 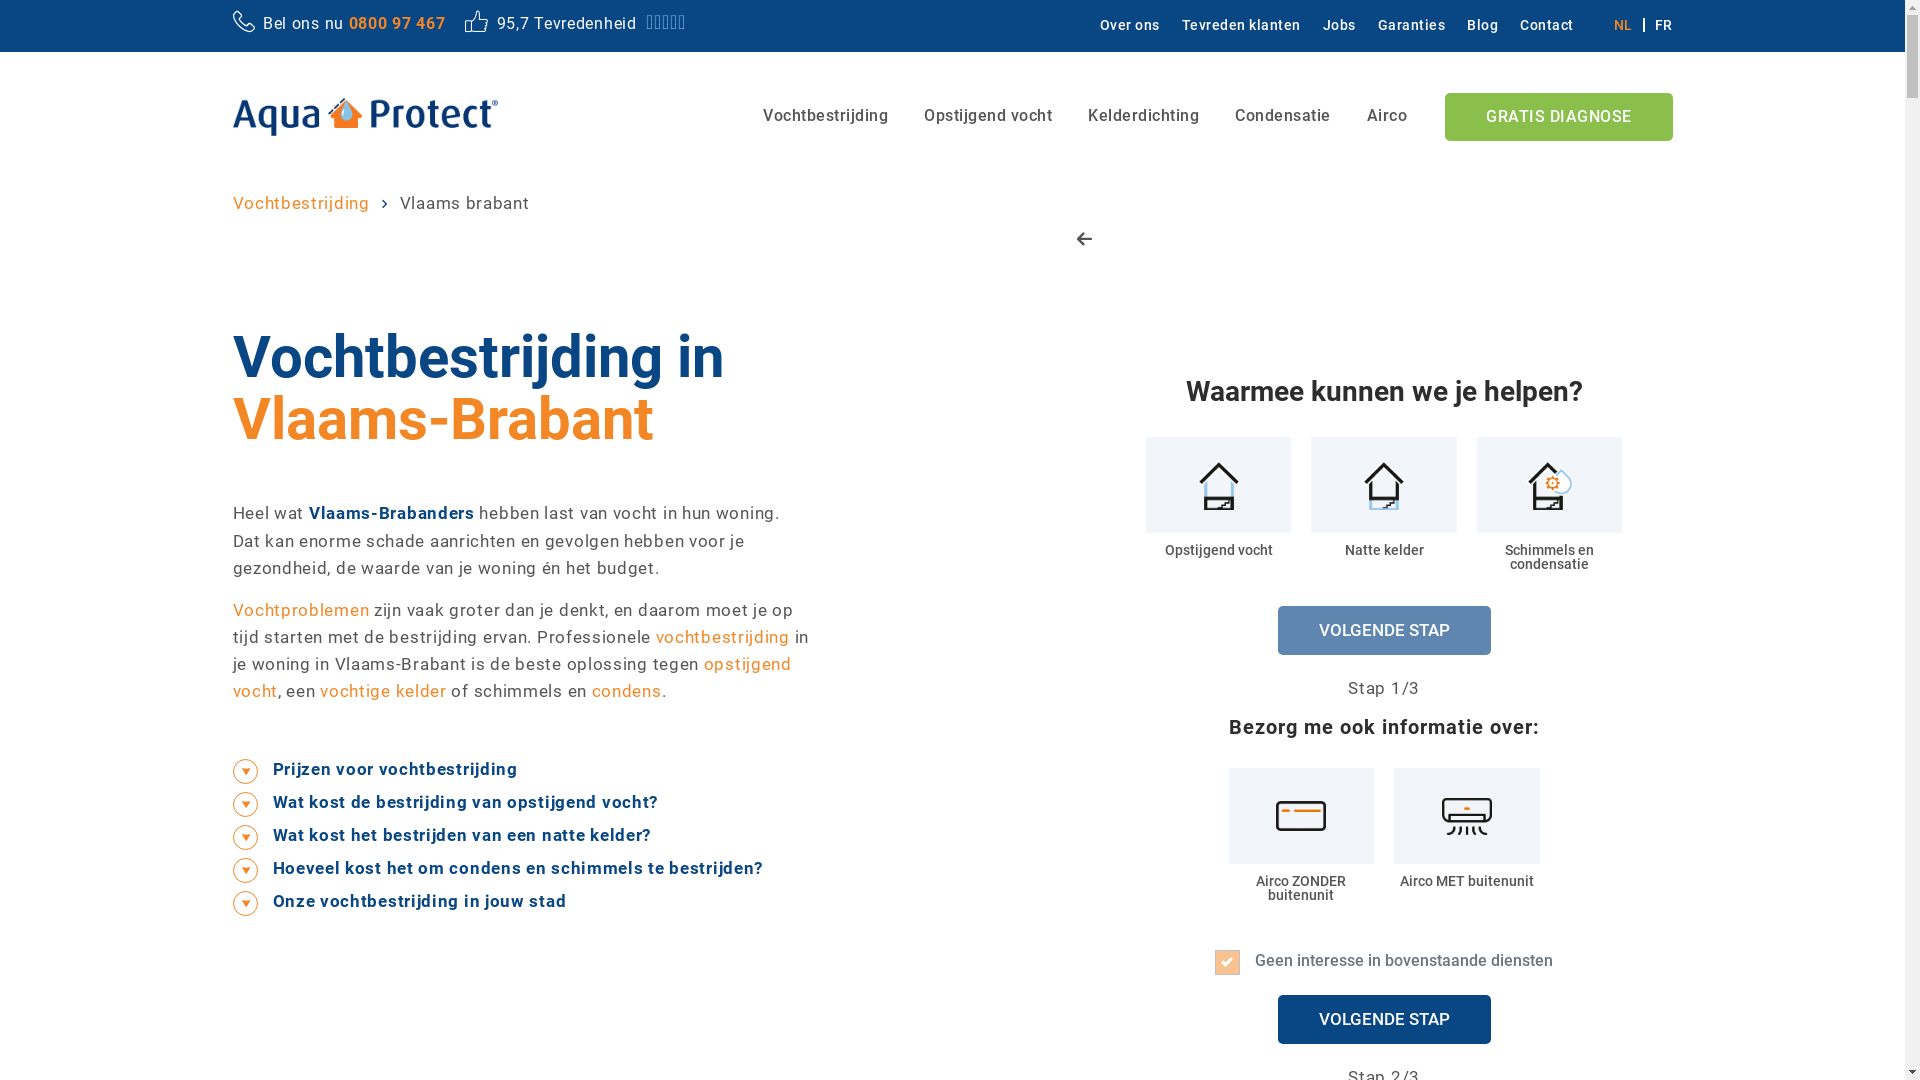 I want to click on 'Contact', so click(x=1507, y=24).